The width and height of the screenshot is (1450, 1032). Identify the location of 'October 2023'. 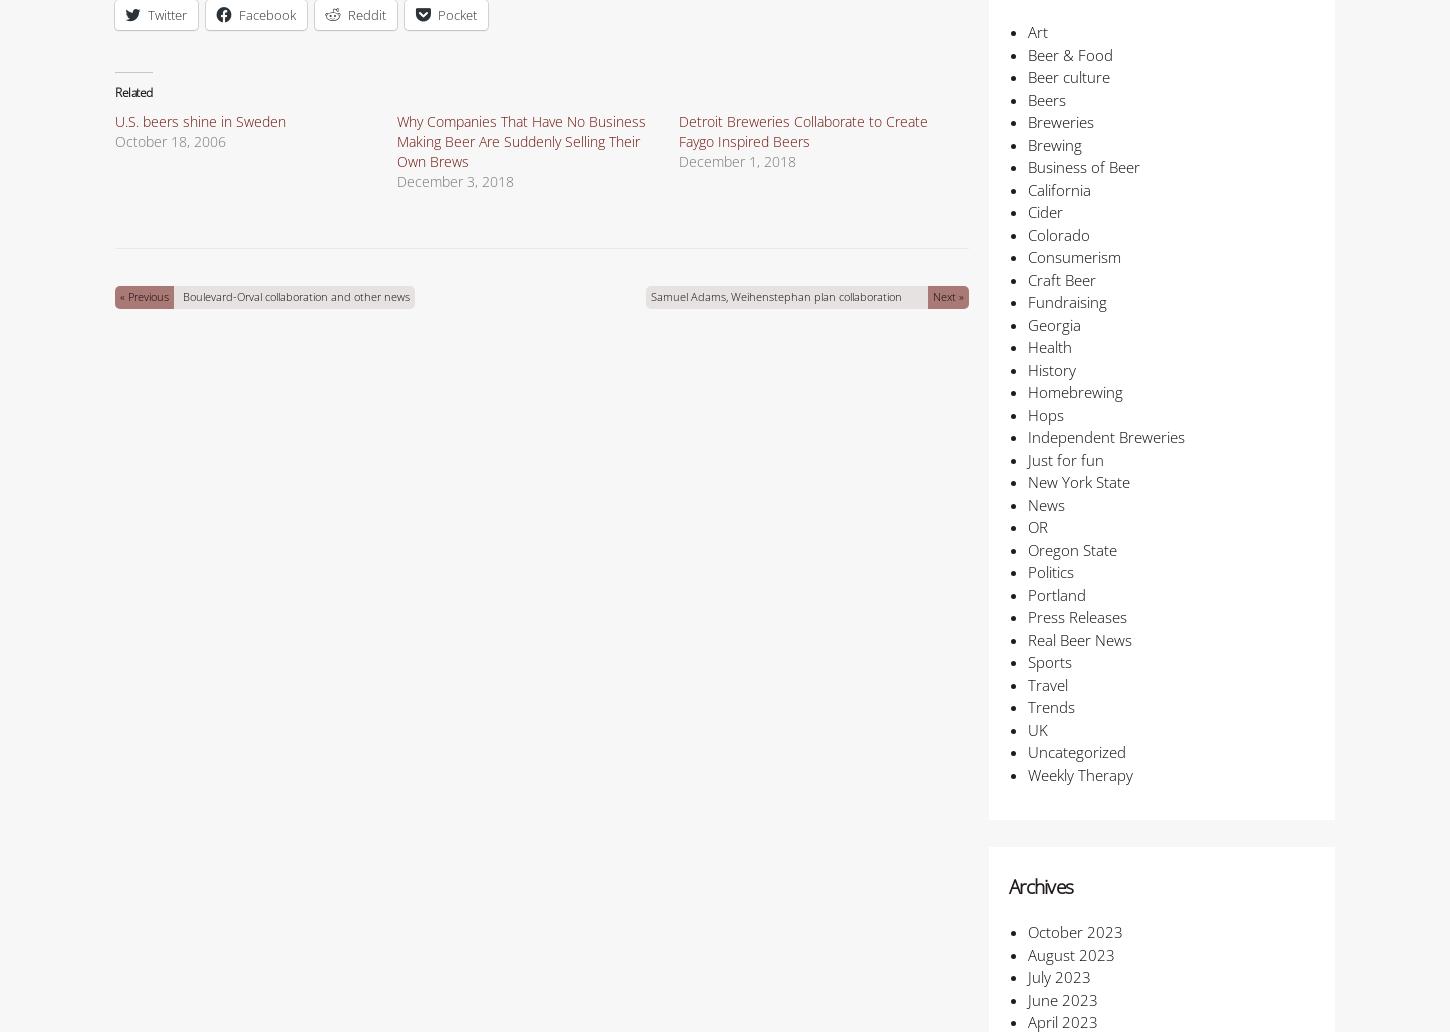
(1027, 930).